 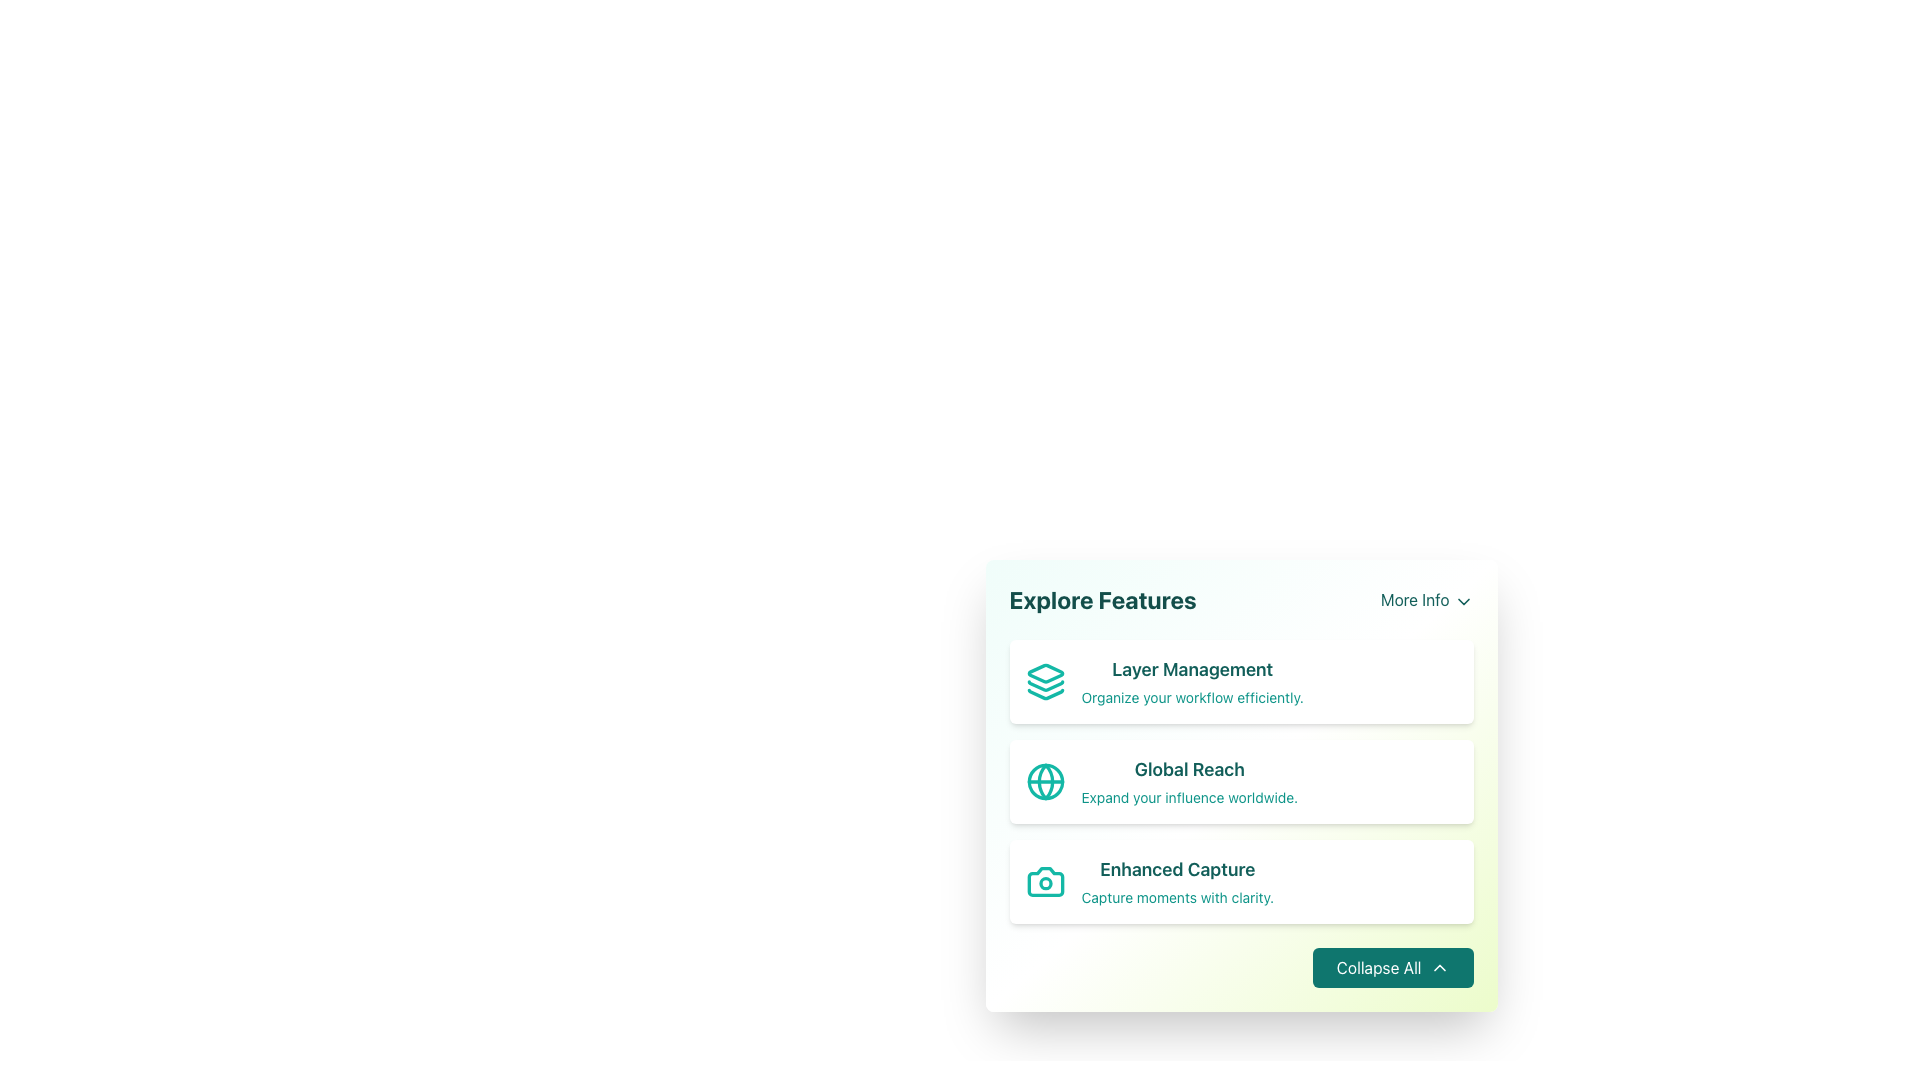 I want to click on to select the second card in the vertical list under the header 'Explore Features', which features a globe icon, a title 'Global Reach' in bold teal text, and a subtitle 'Expand your influence worldwide.', so click(x=1240, y=785).